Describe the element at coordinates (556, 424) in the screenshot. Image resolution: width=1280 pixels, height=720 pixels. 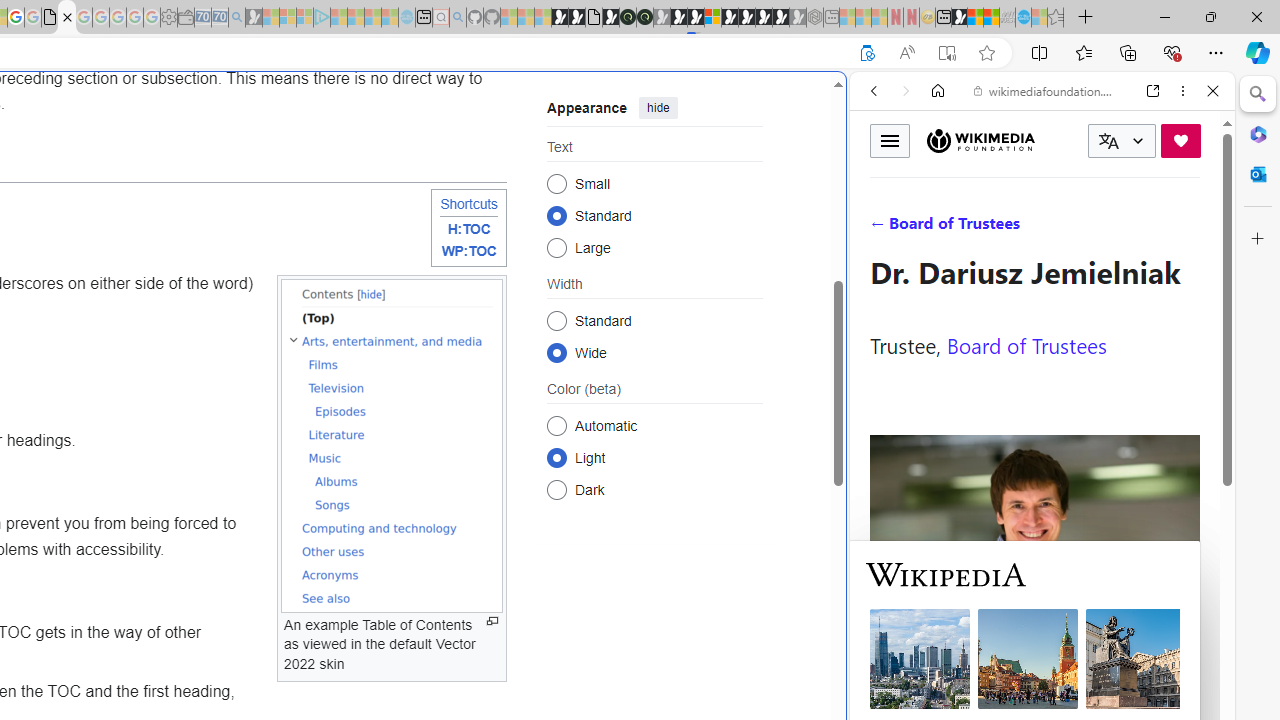
I see `'Automatic'` at that location.